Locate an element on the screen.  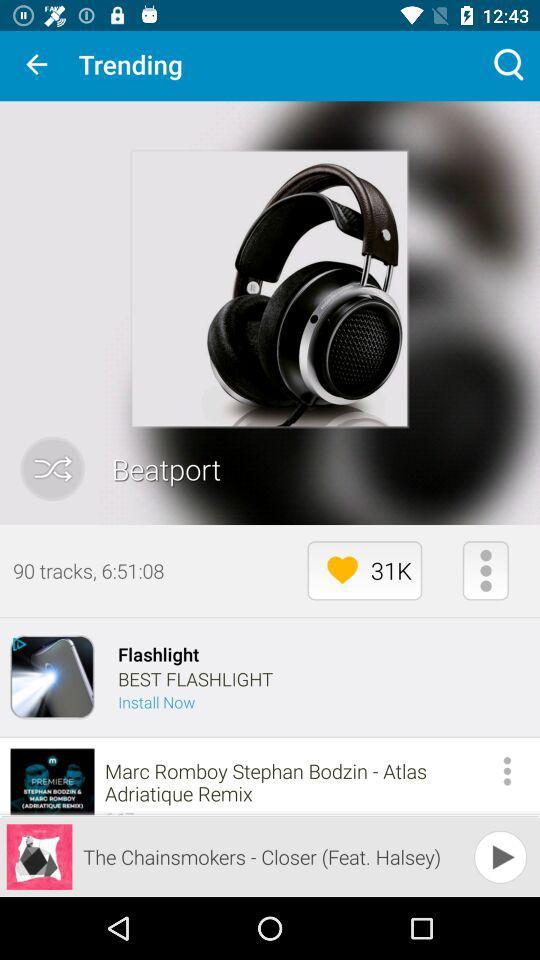
the play icon is located at coordinates (479, 863).